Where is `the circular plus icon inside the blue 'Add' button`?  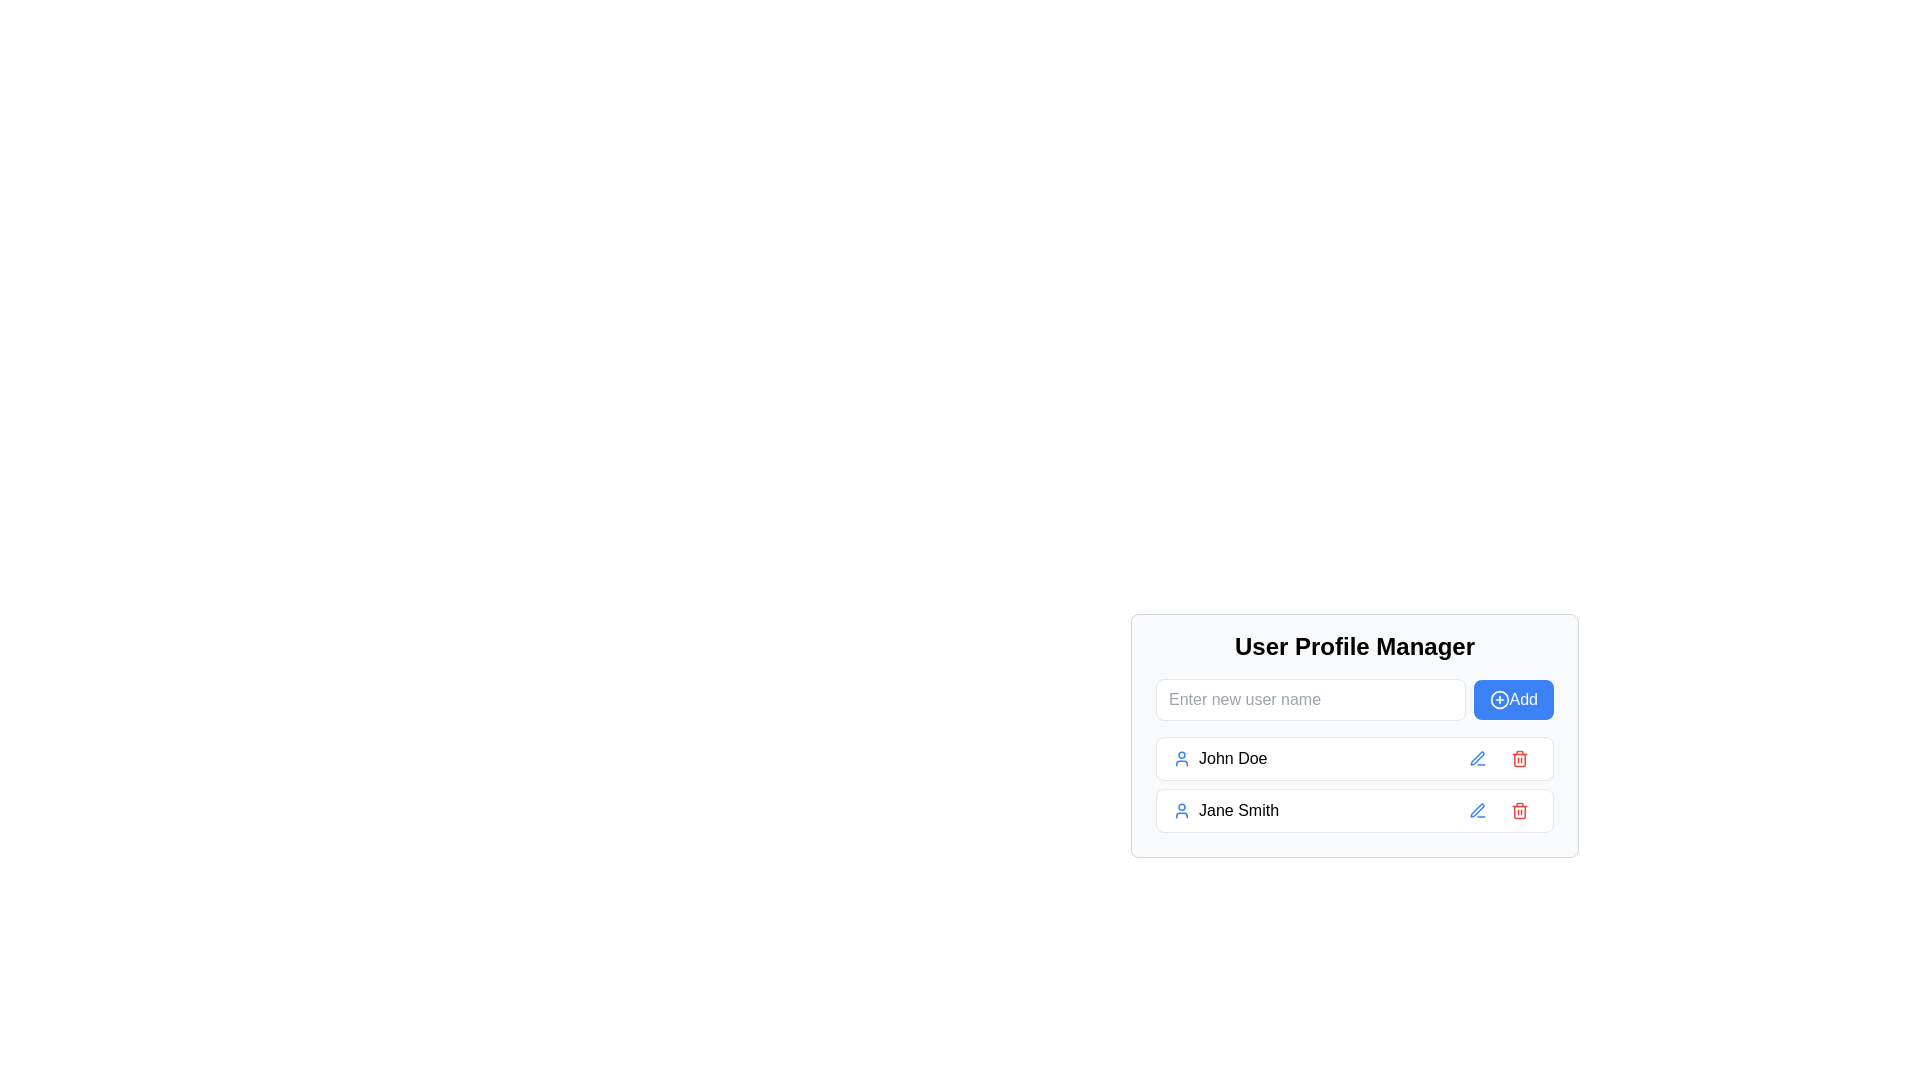 the circular plus icon inside the blue 'Add' button is located at coordinates (1498, 698).